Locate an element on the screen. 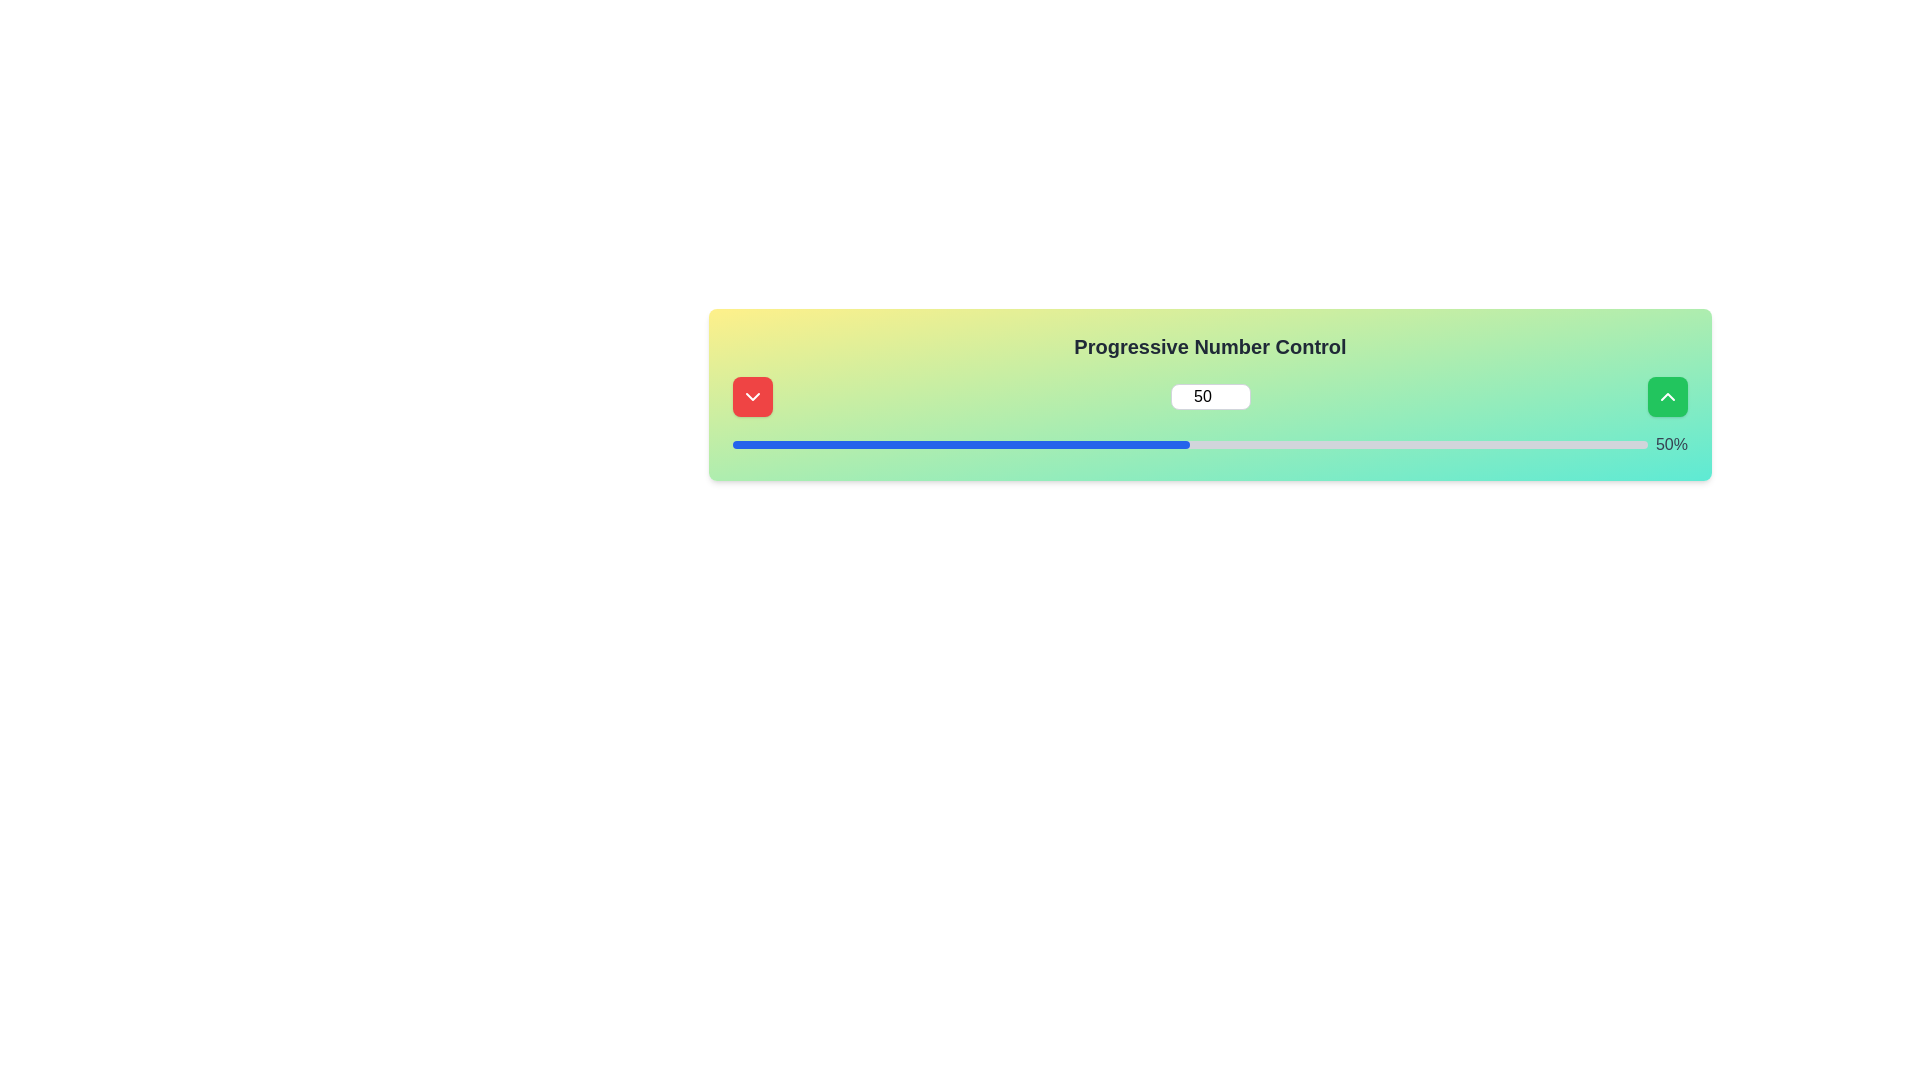 The height and width of the screenshot is (1080, 1920). the downward-facing chevron icon within the button that has a bright red background, located at the far left of the interface is located at coordinates (752, 397).